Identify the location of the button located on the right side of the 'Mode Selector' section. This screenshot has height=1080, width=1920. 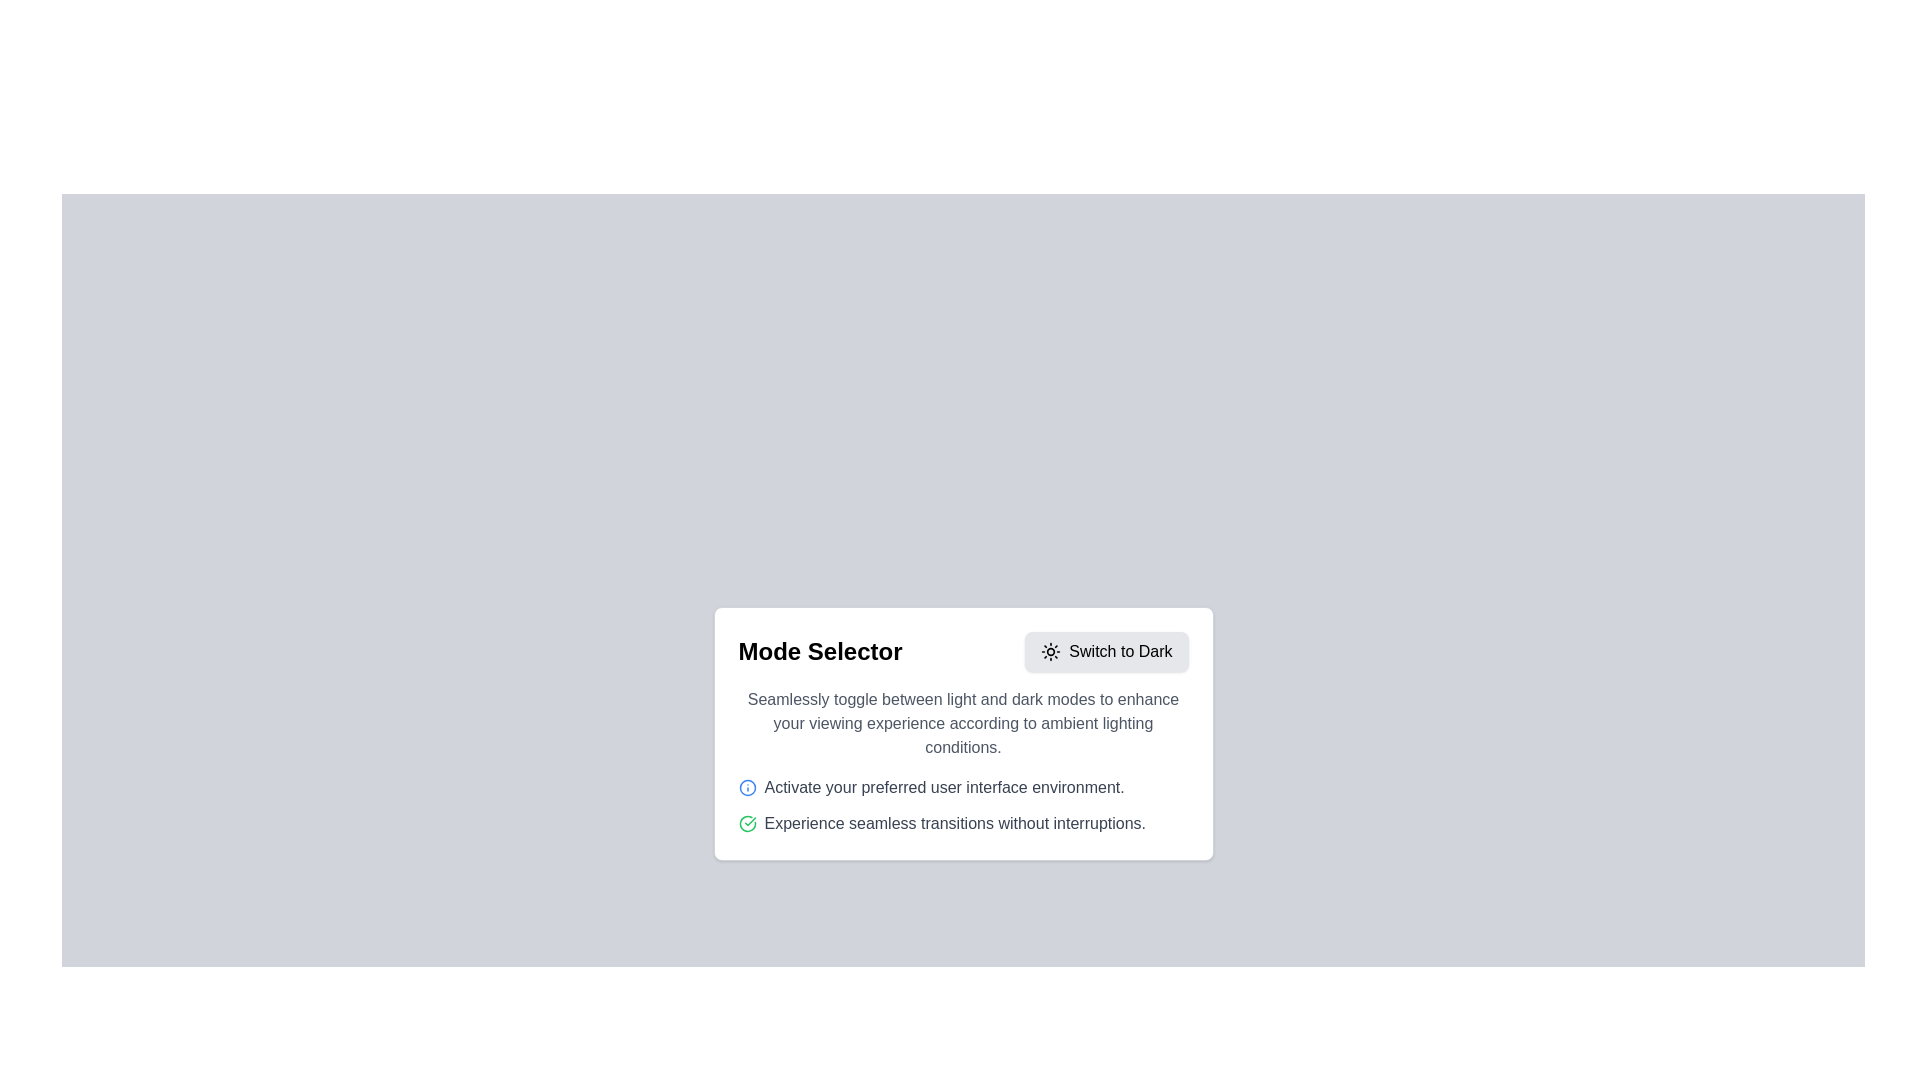
(1105, 651).